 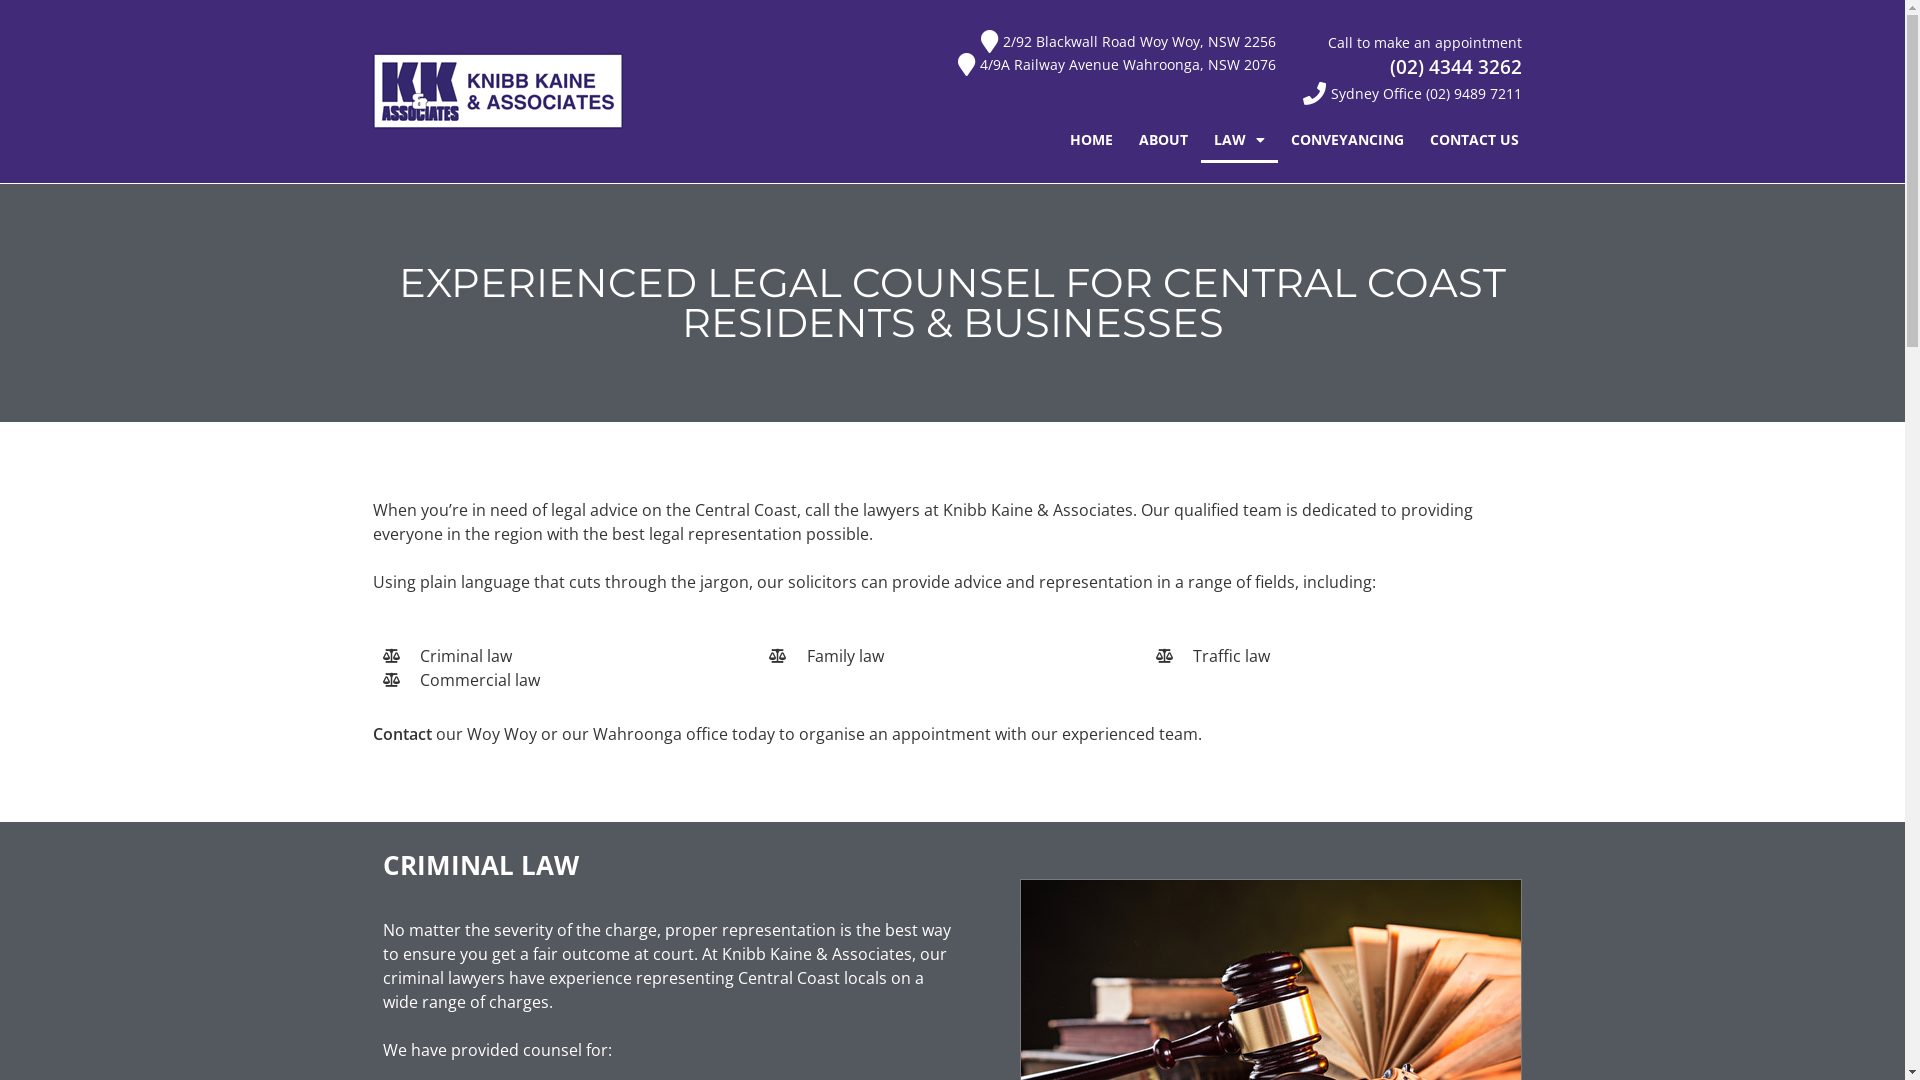 What do you see at coordinates (564, 655) in the screenshot?
I see `'Criminal law'` at bounding box center [564, 655].